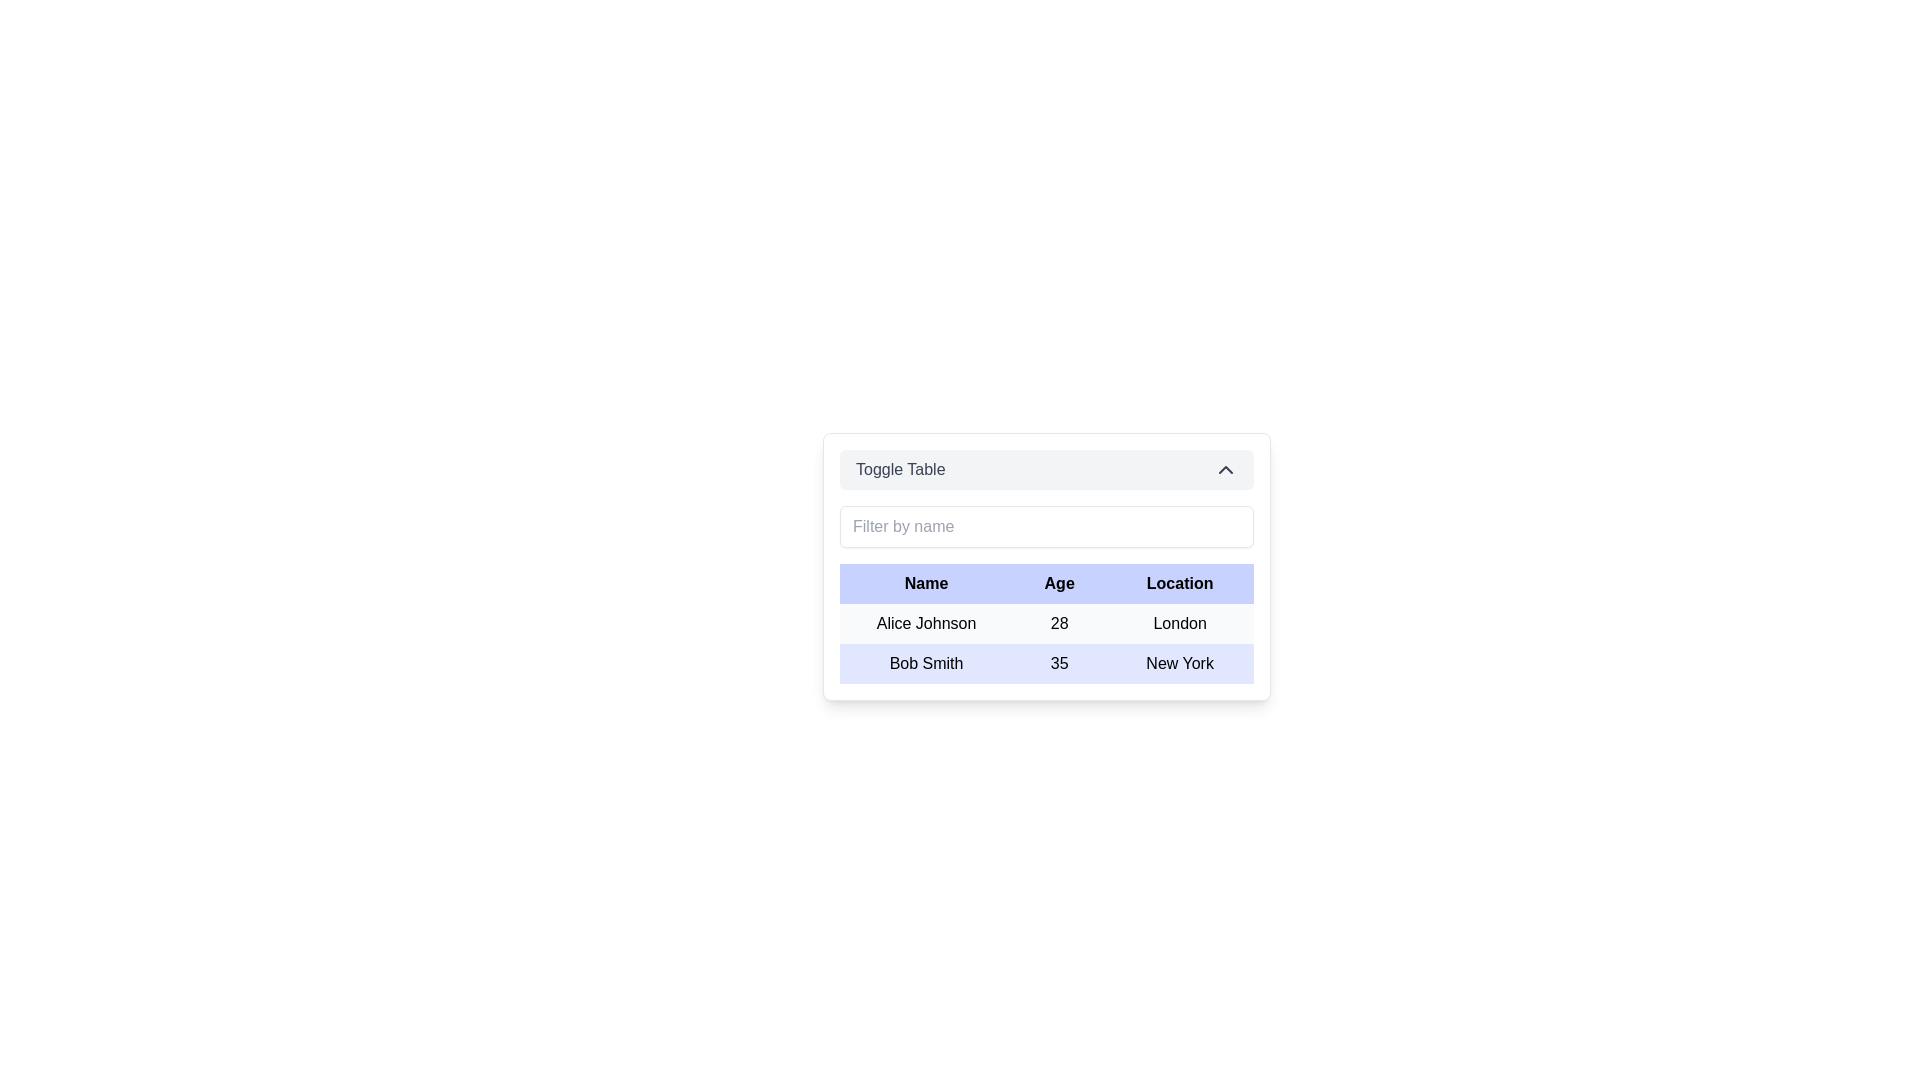  I want to click on second row of the table displaying user information, which contains 'Bob Smith', '35', and 'New York', by clicking on it, so click(1045, 663).